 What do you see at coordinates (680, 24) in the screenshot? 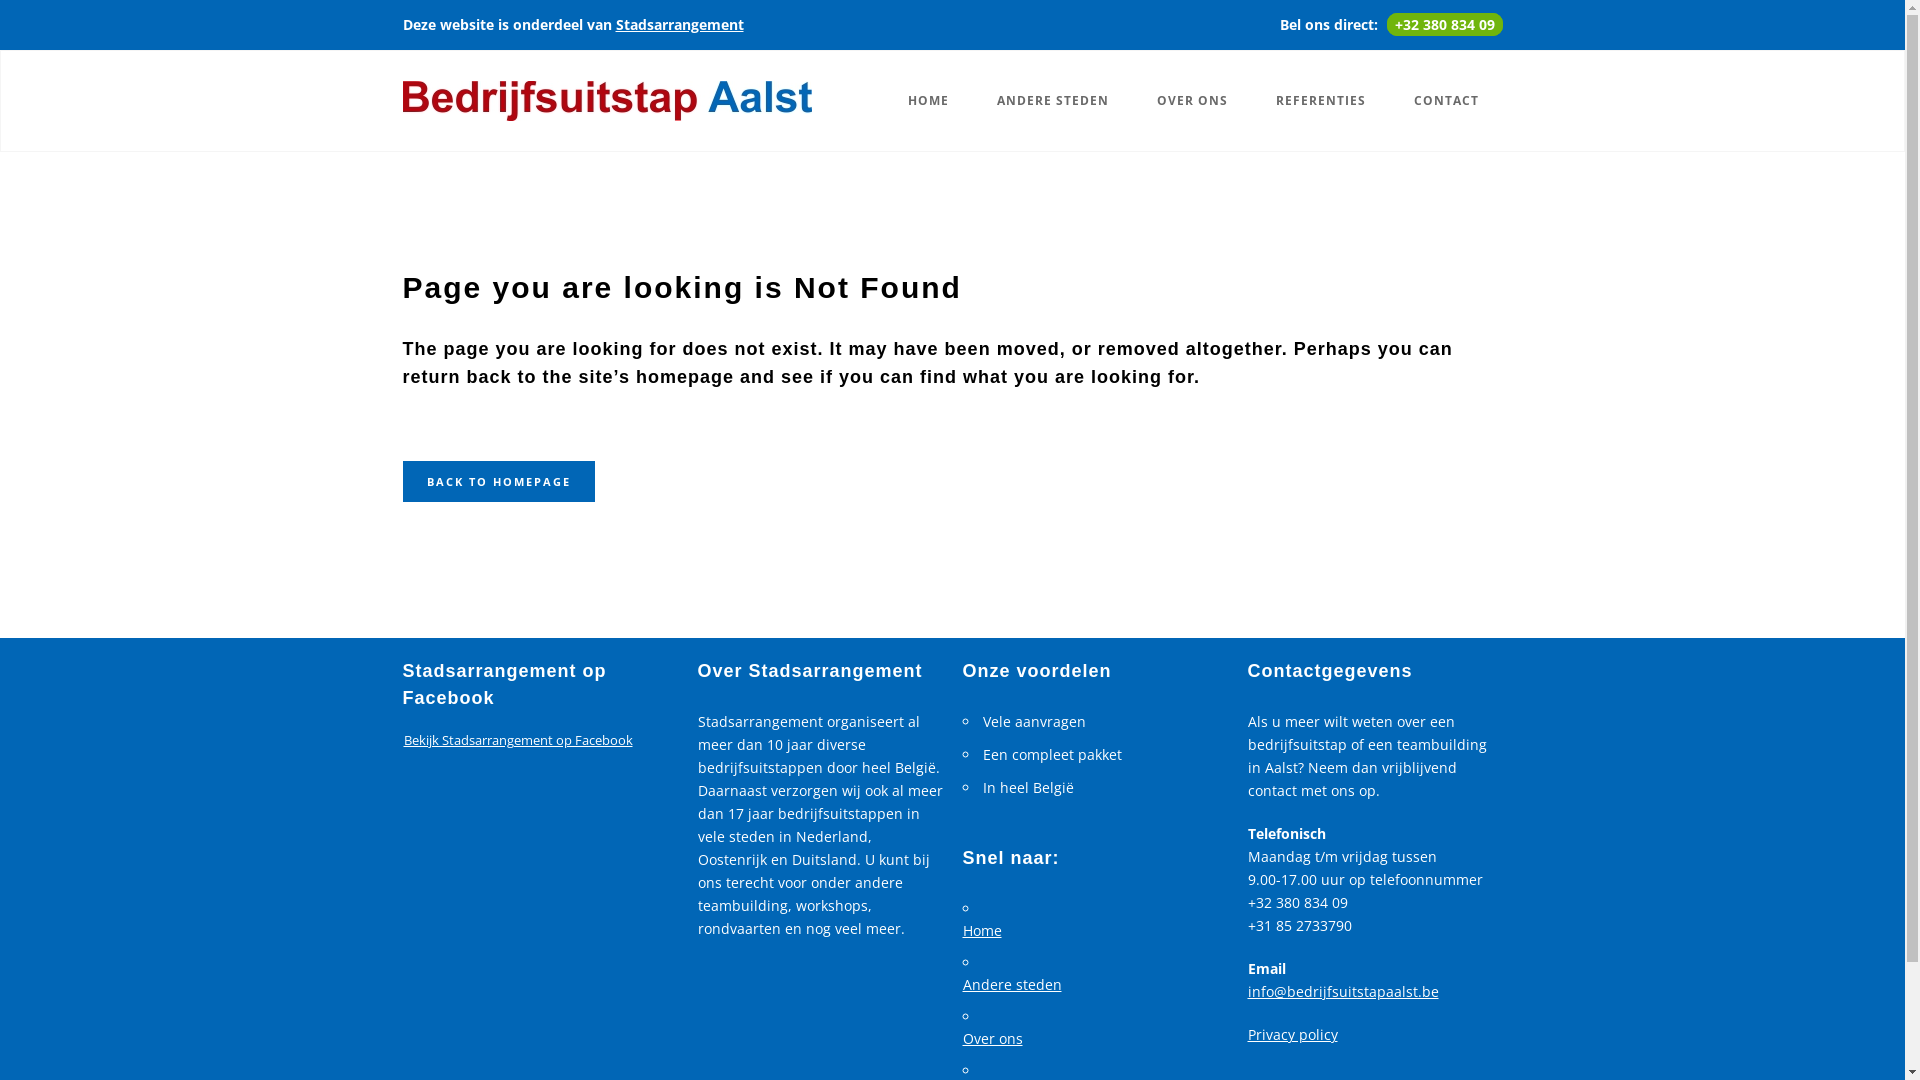
I see `'Stadsarrangement'` at bounding box center [680, 24].